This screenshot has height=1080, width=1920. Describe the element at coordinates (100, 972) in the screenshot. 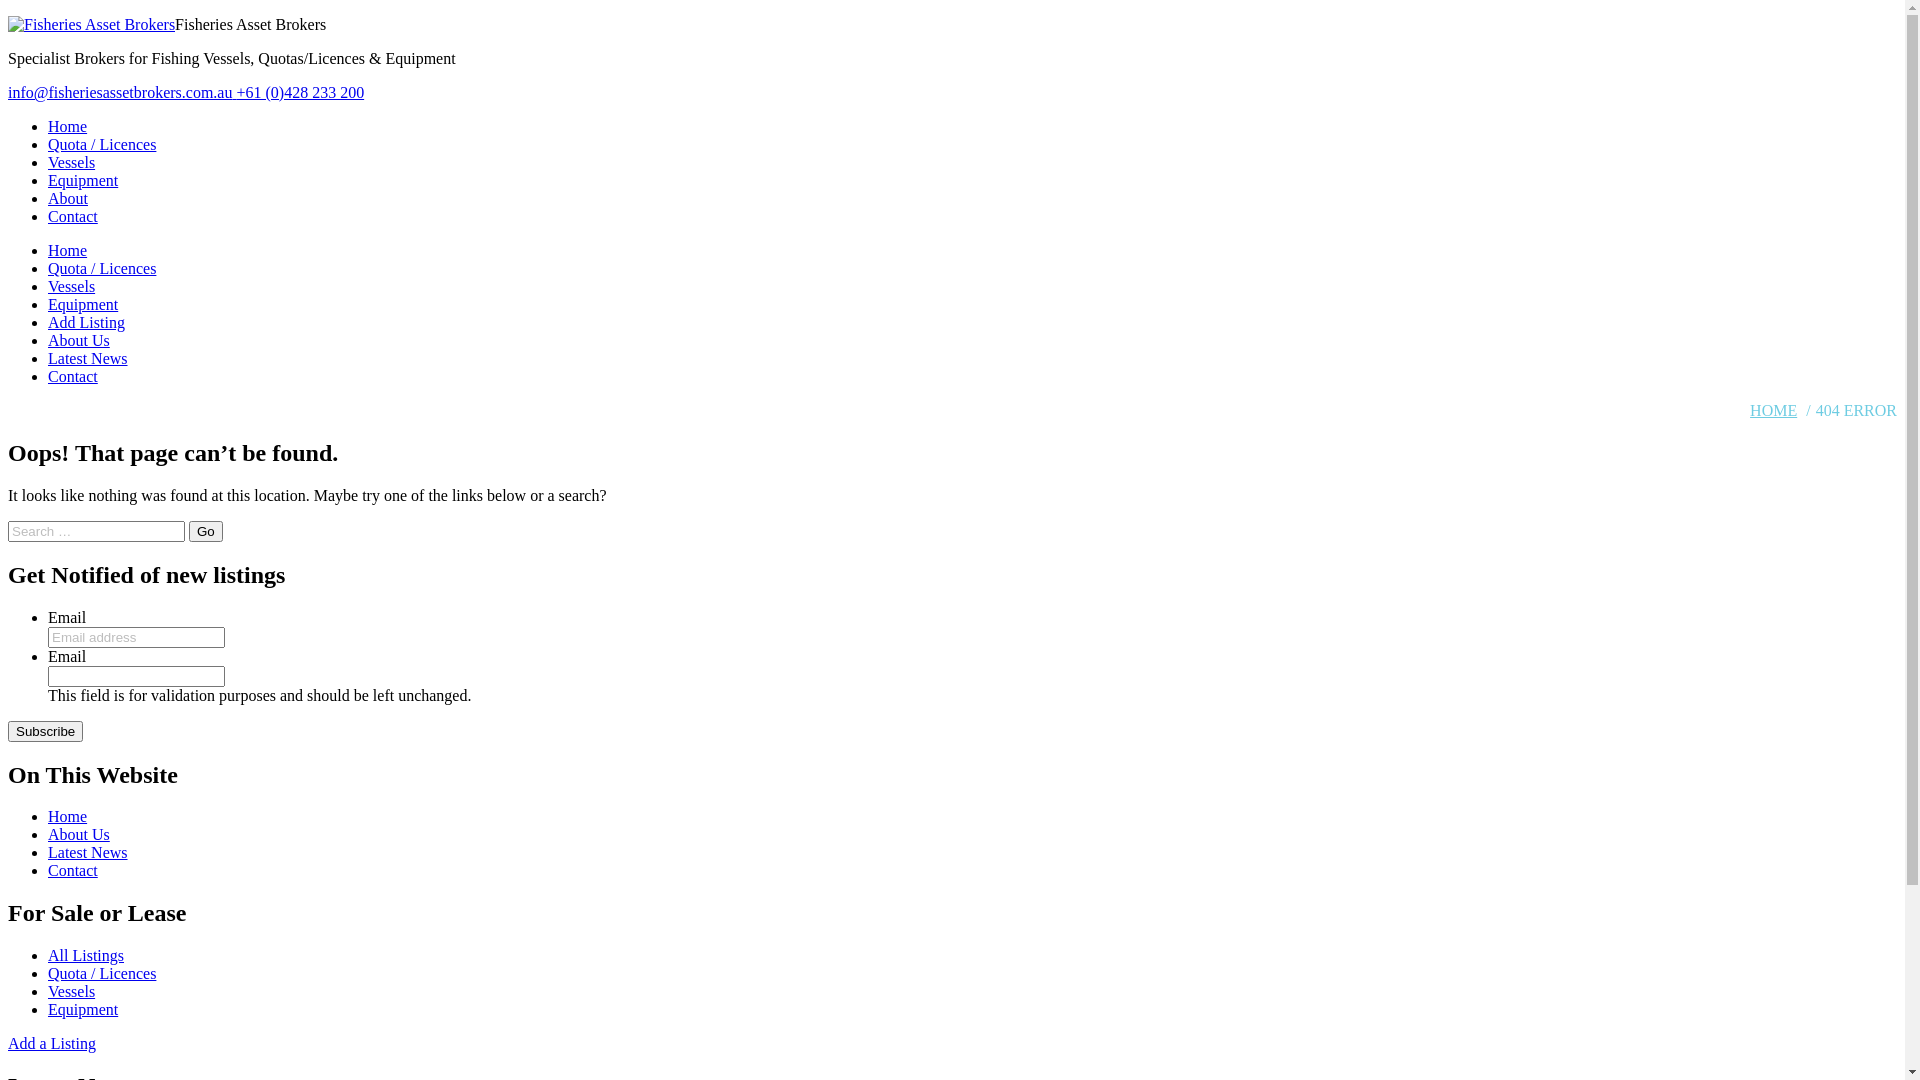

I see `'Quota / Licences'` at that location.